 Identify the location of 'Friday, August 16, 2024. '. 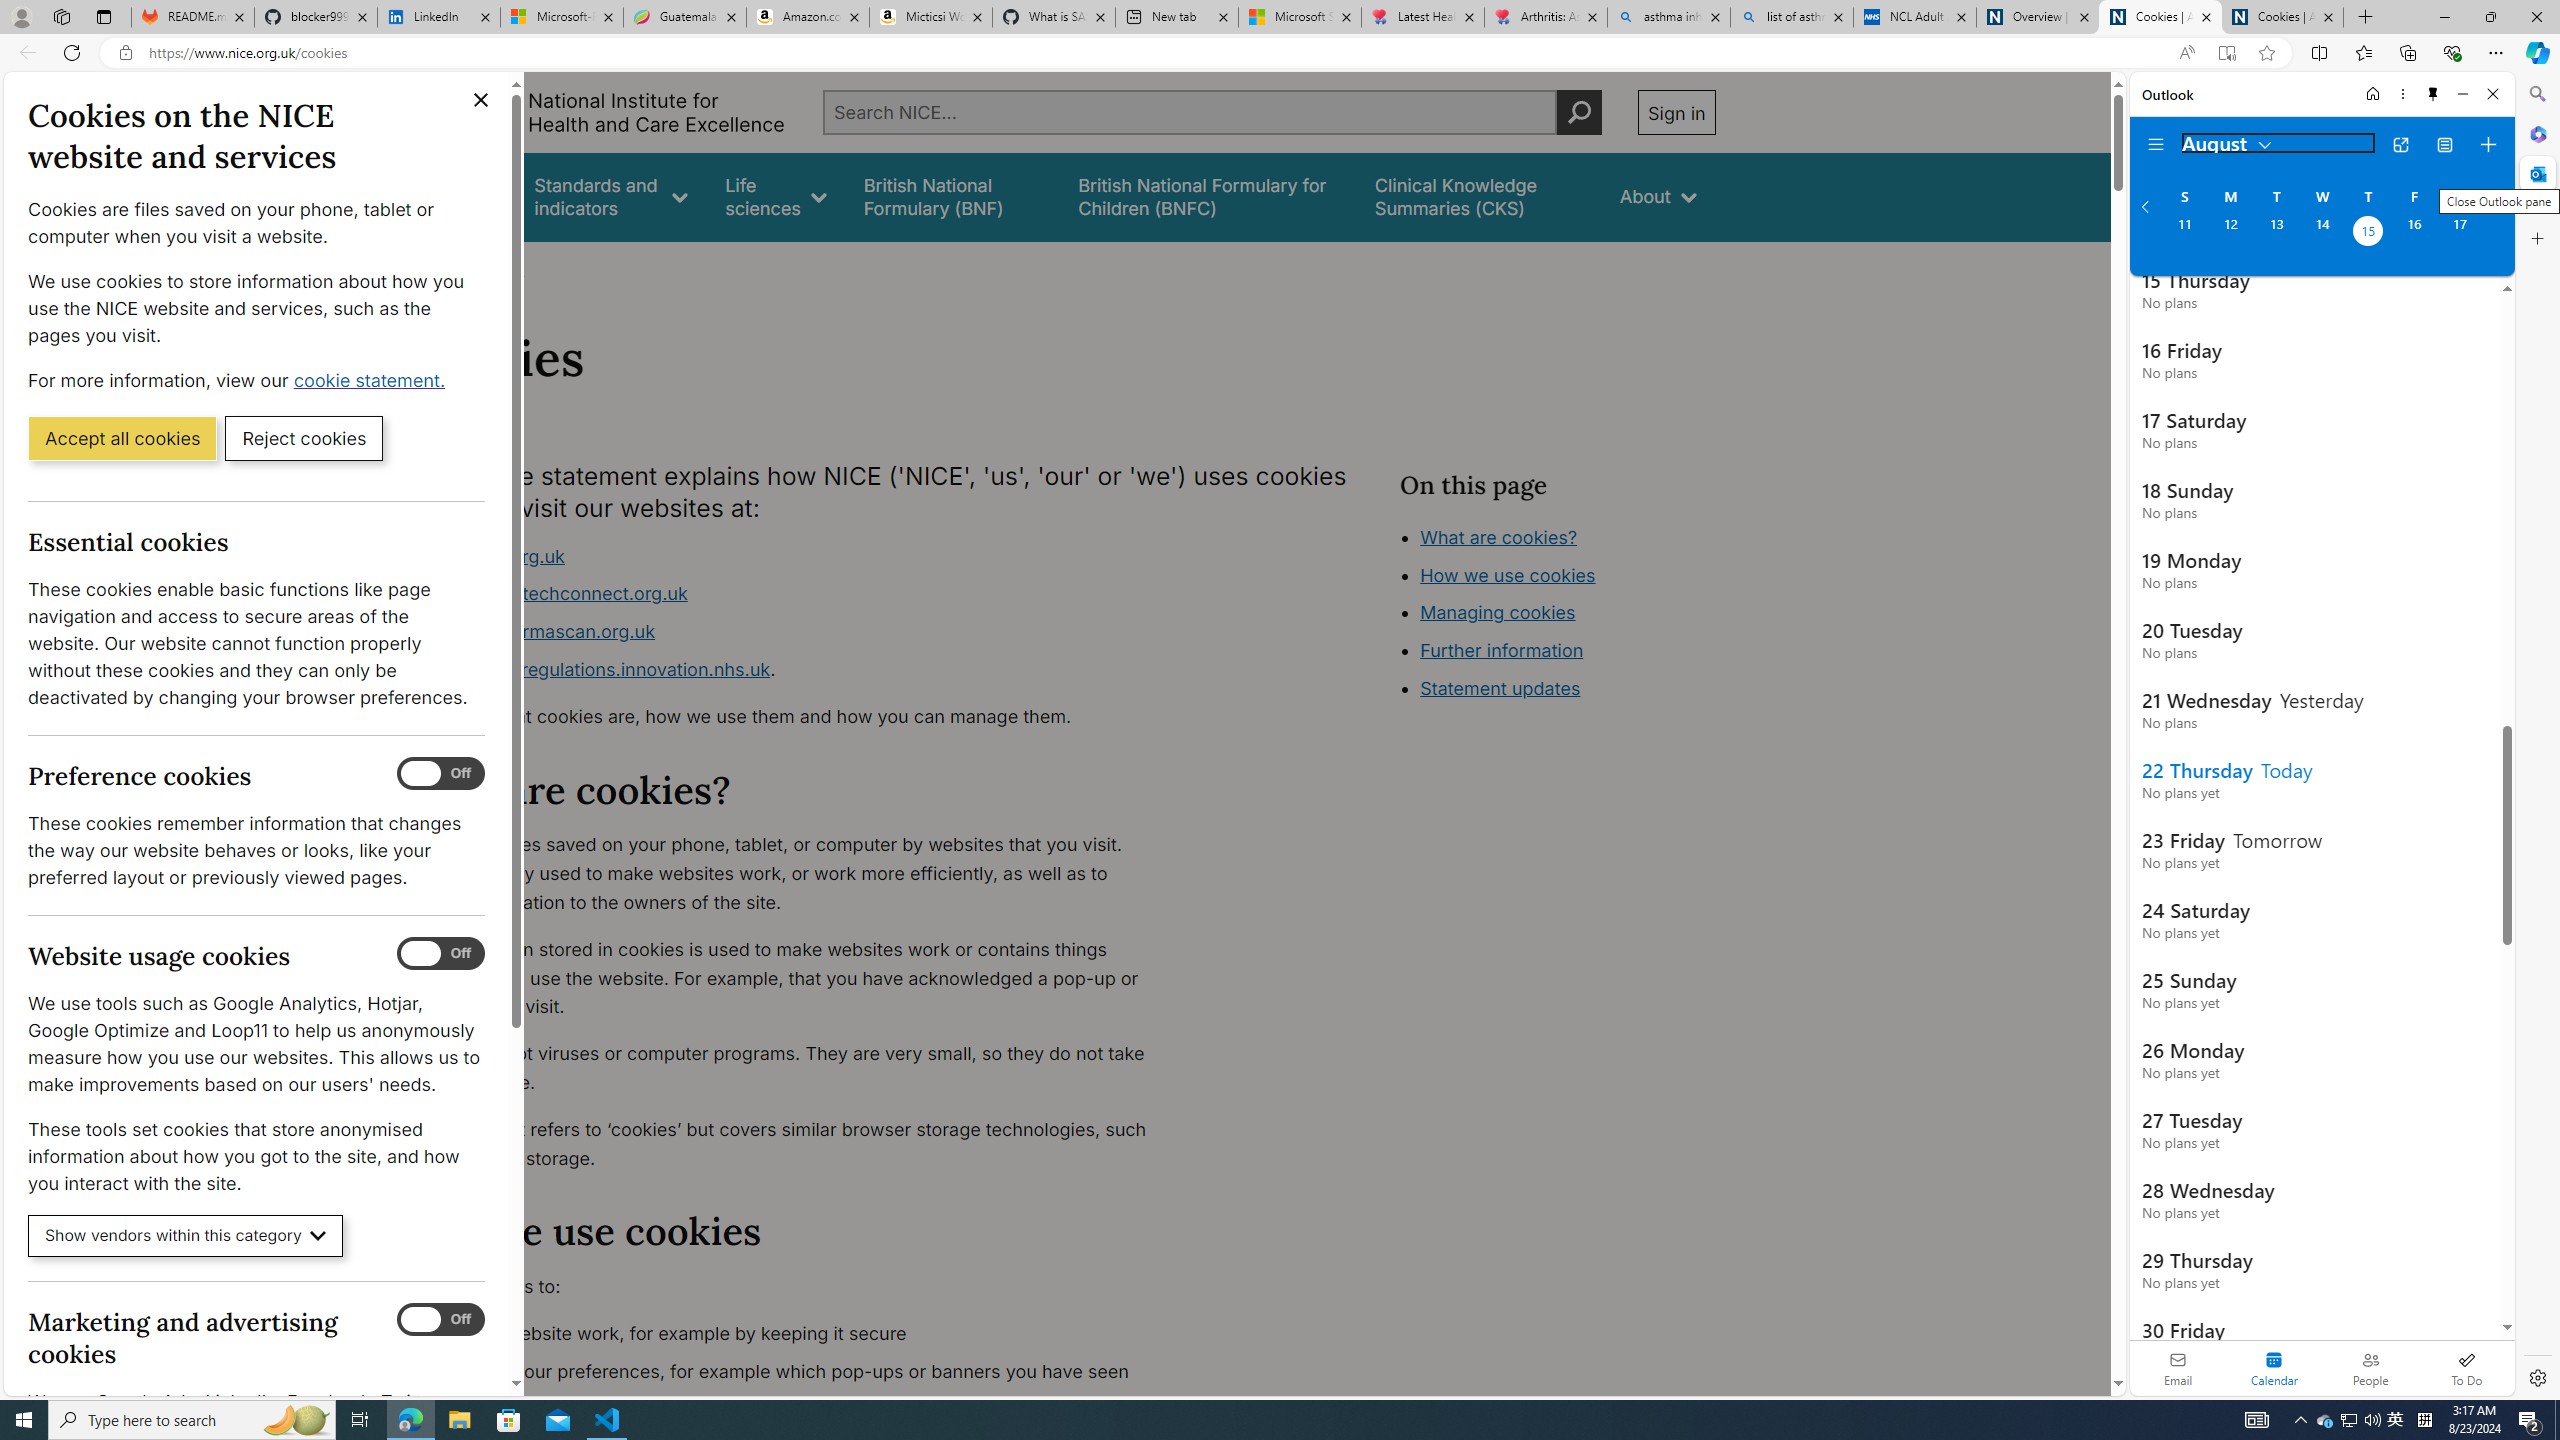
(2413, 233).